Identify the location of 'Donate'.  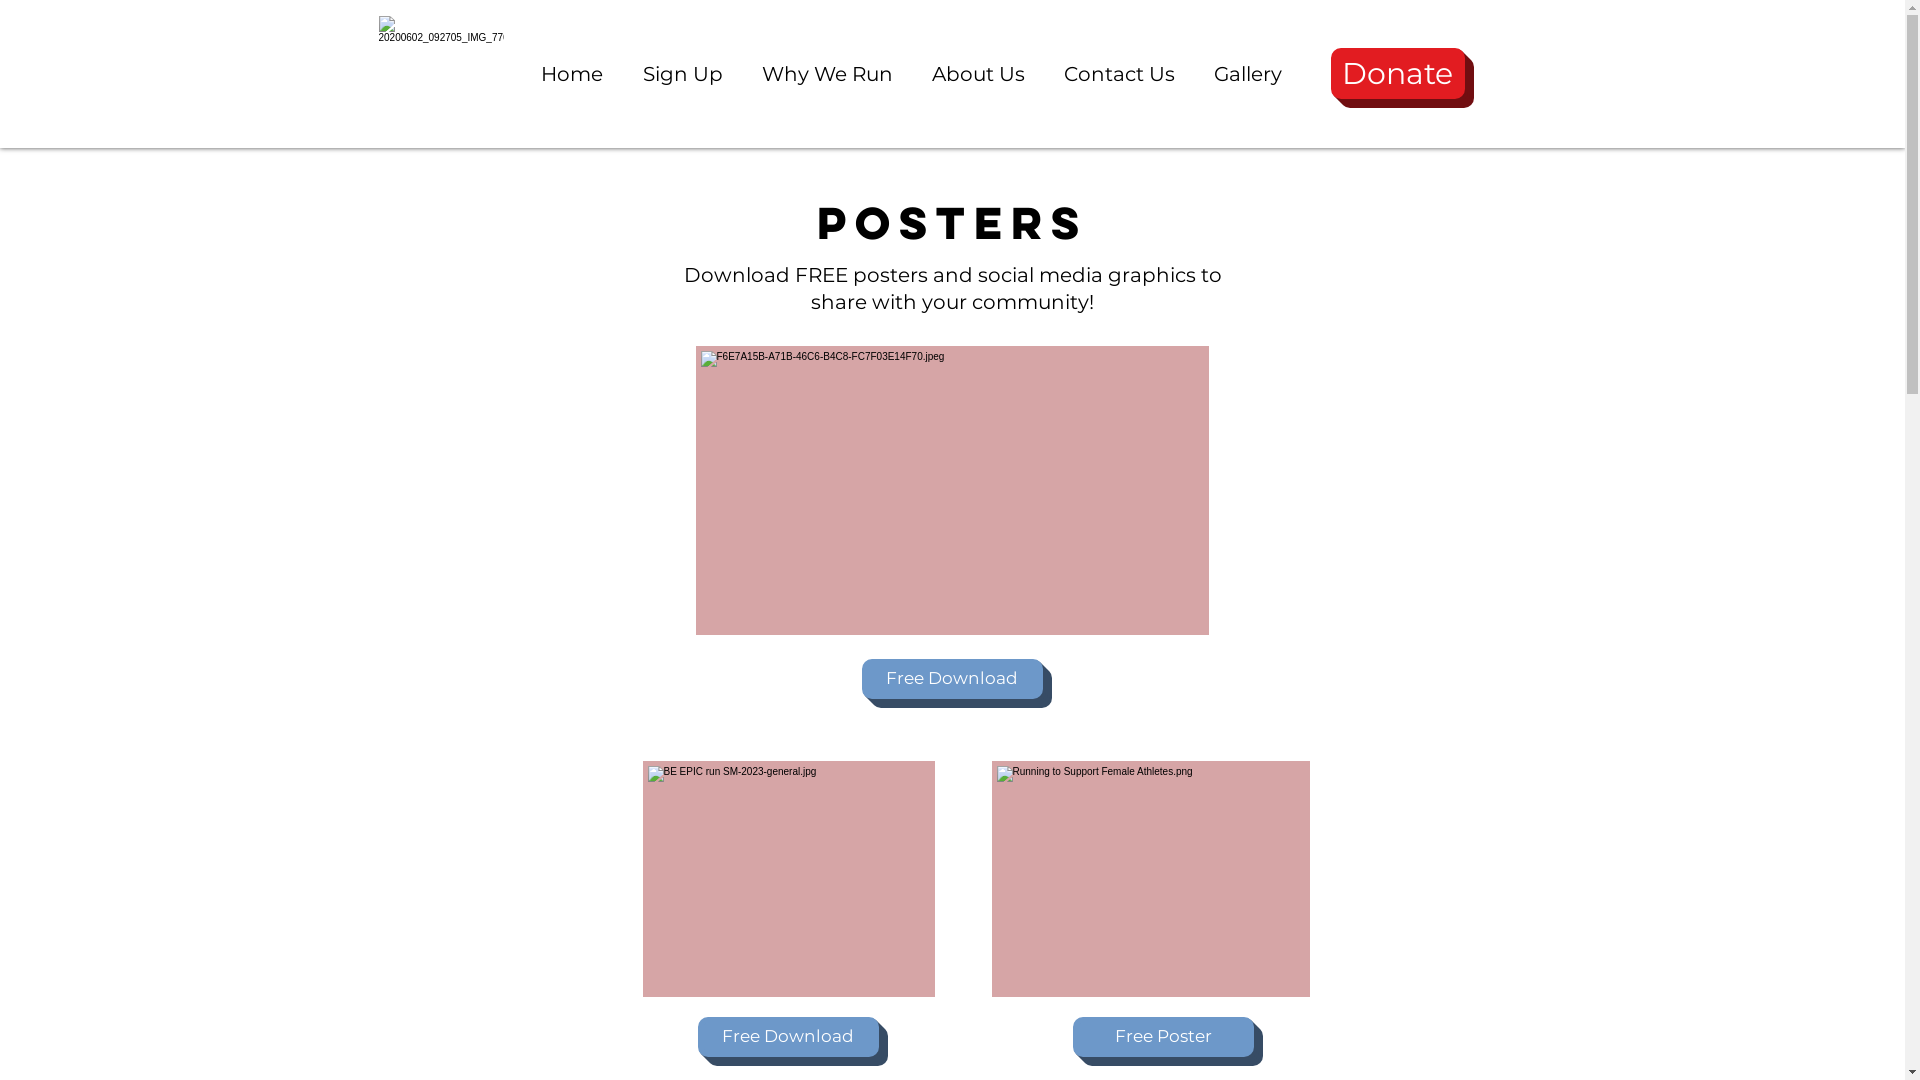
(1329, 72).